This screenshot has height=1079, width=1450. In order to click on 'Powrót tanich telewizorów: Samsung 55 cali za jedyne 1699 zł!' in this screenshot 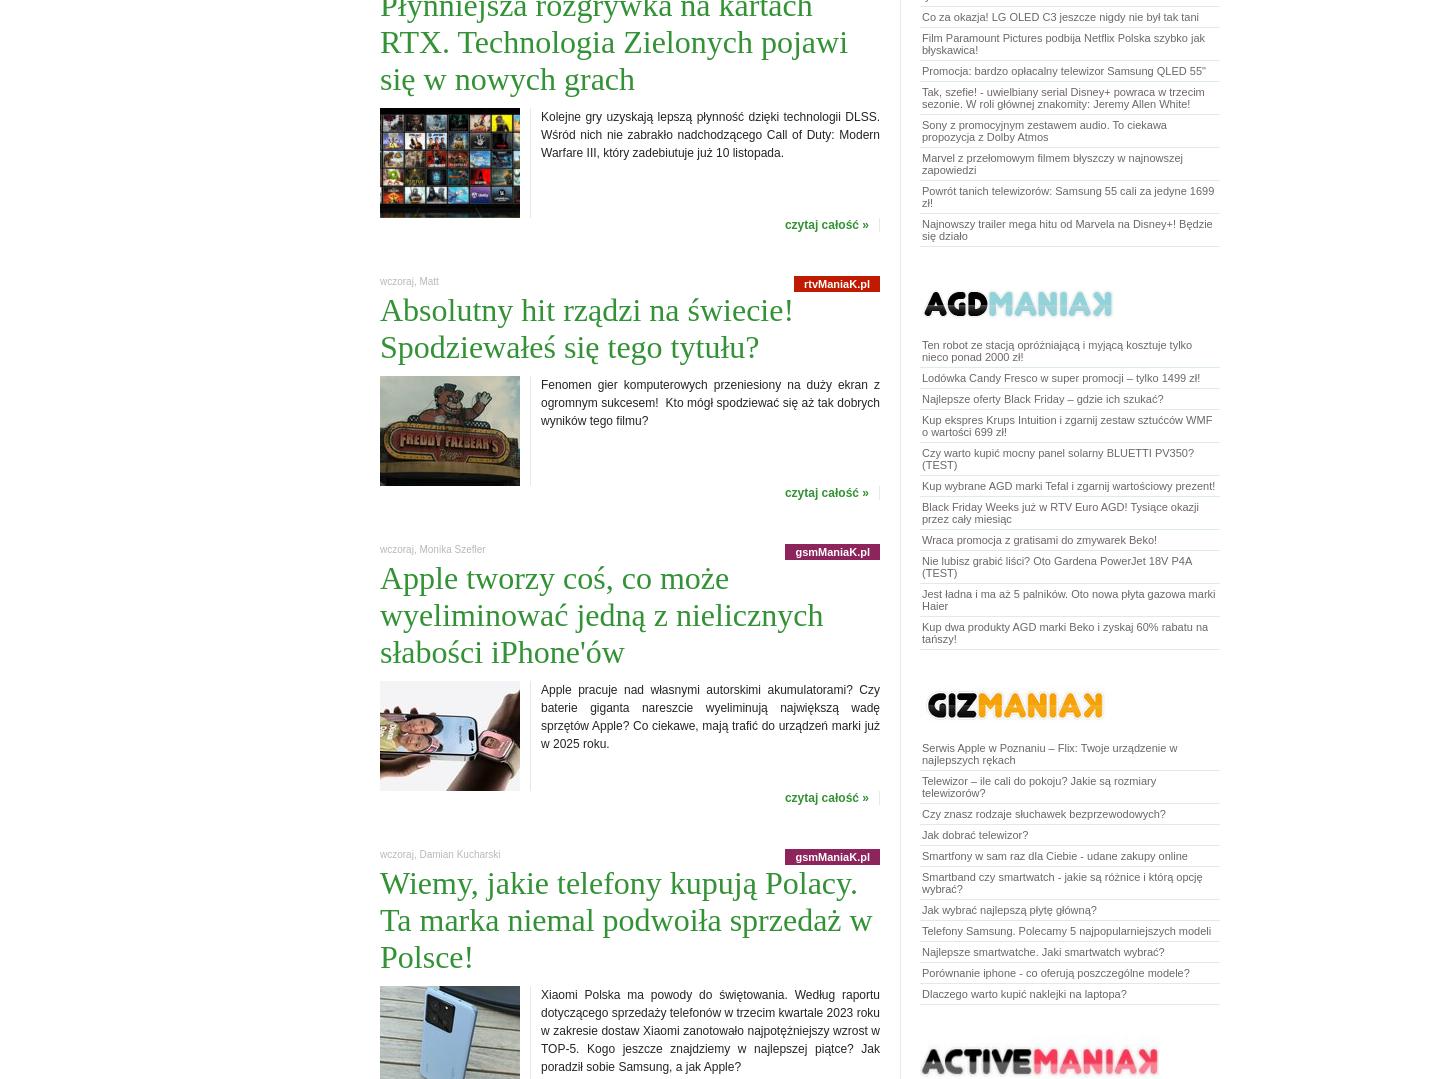, I will do `click(921, 197)`.